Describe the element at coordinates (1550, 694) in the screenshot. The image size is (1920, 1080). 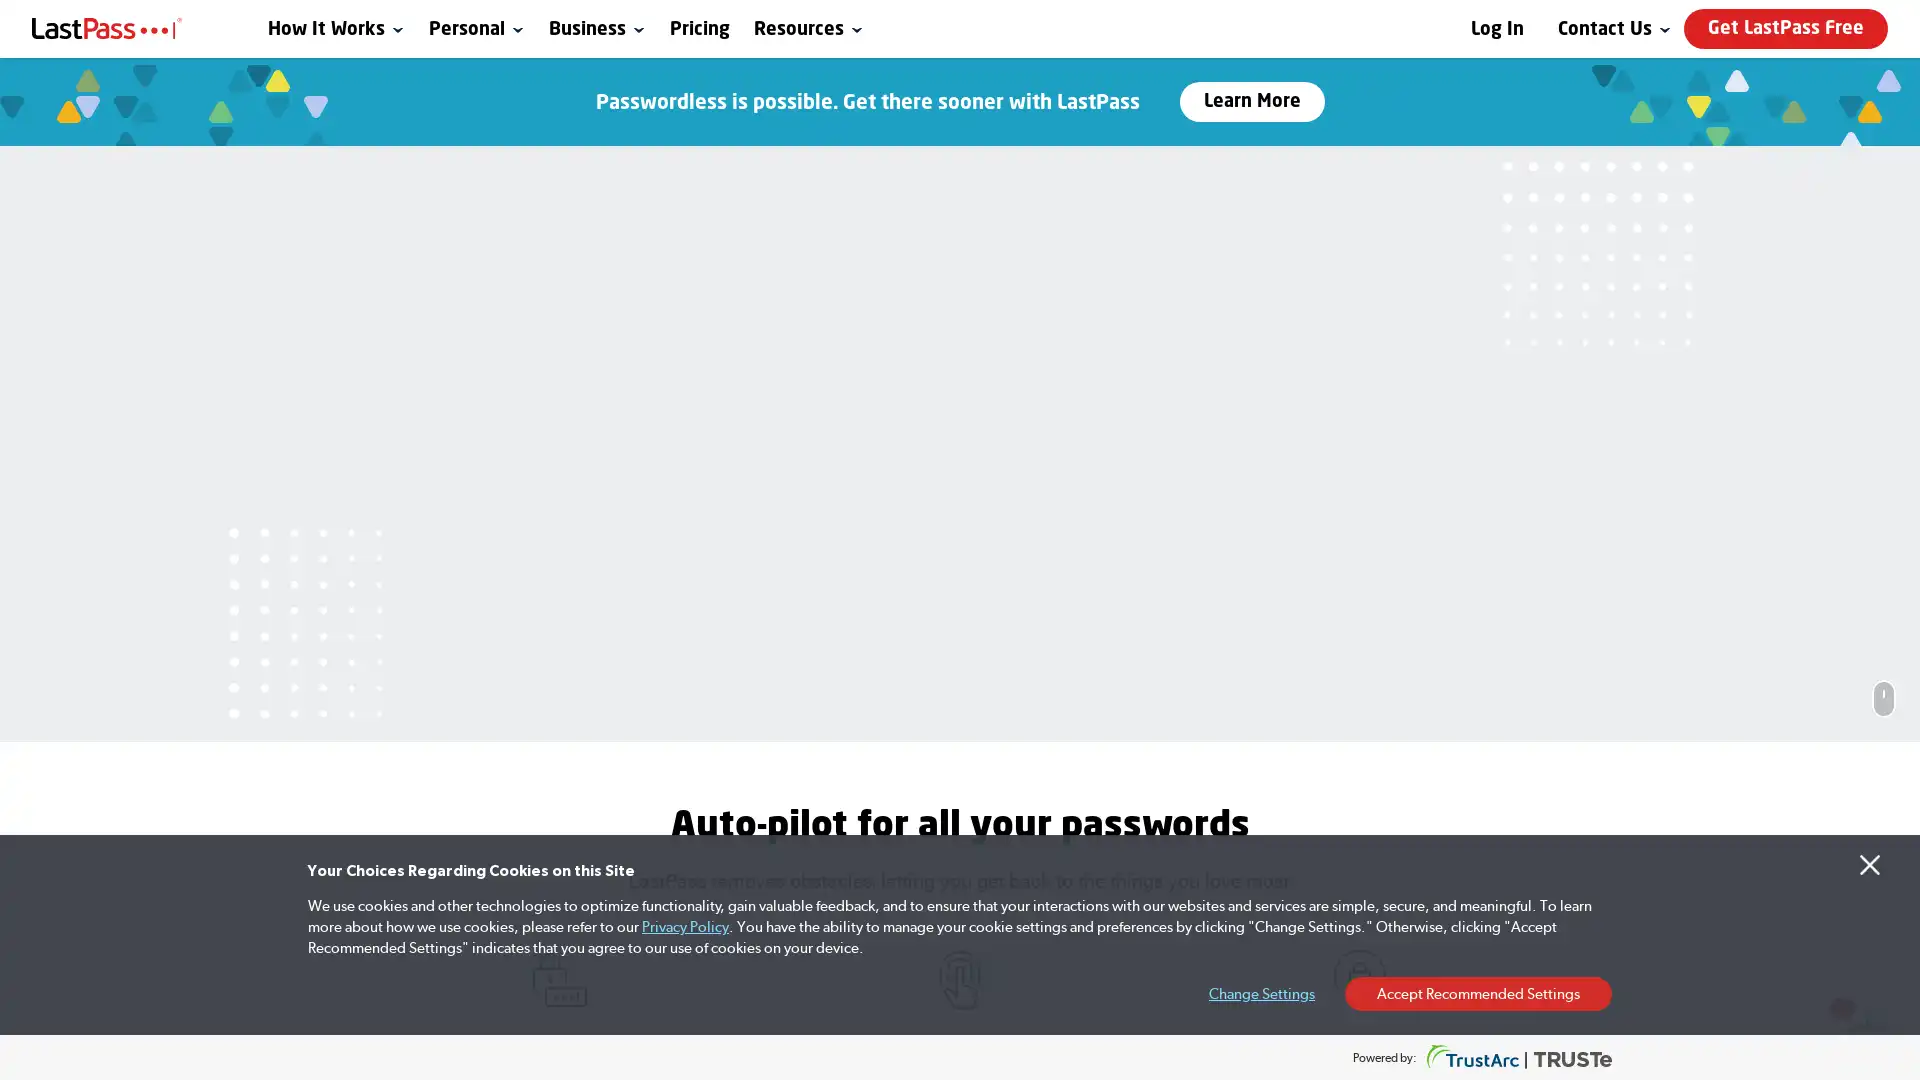
I see `close` at that location.